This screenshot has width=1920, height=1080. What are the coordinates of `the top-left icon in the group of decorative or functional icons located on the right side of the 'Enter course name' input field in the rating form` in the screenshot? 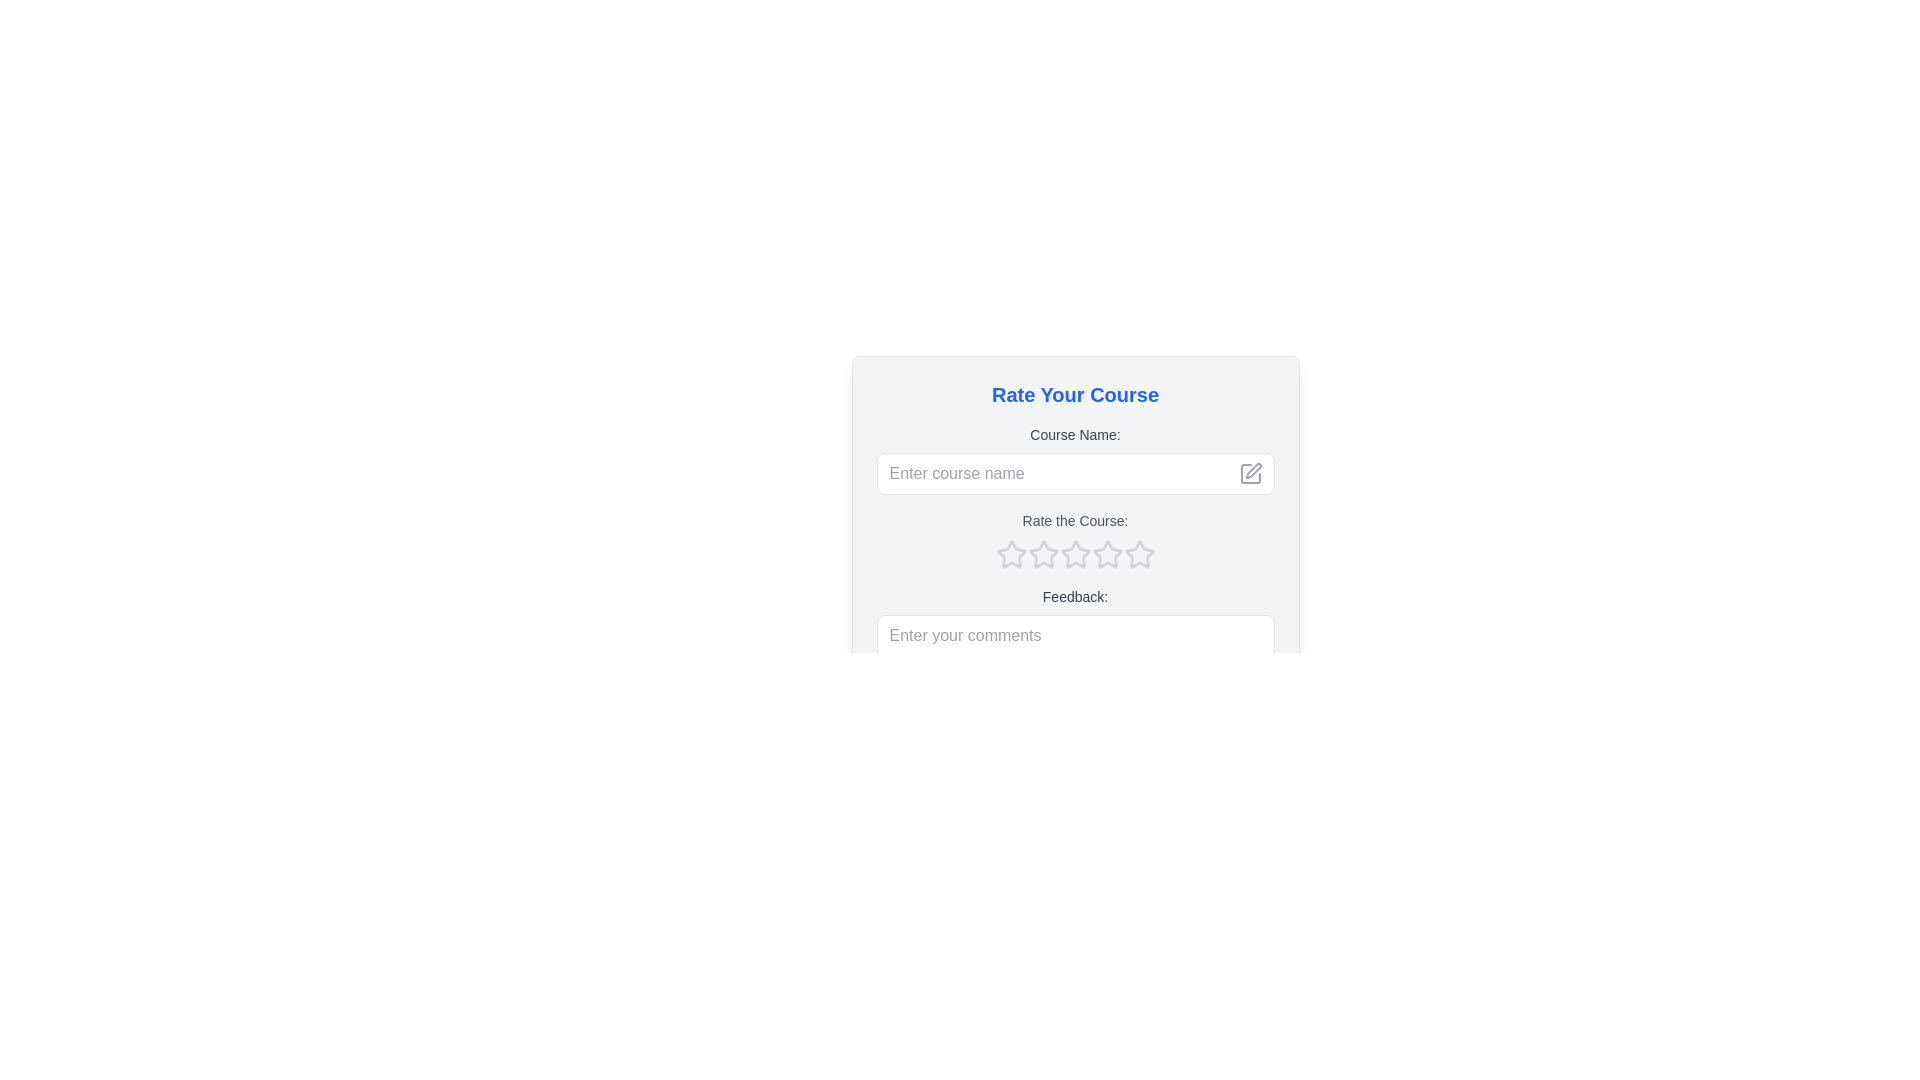 It's located at (1249, 474).